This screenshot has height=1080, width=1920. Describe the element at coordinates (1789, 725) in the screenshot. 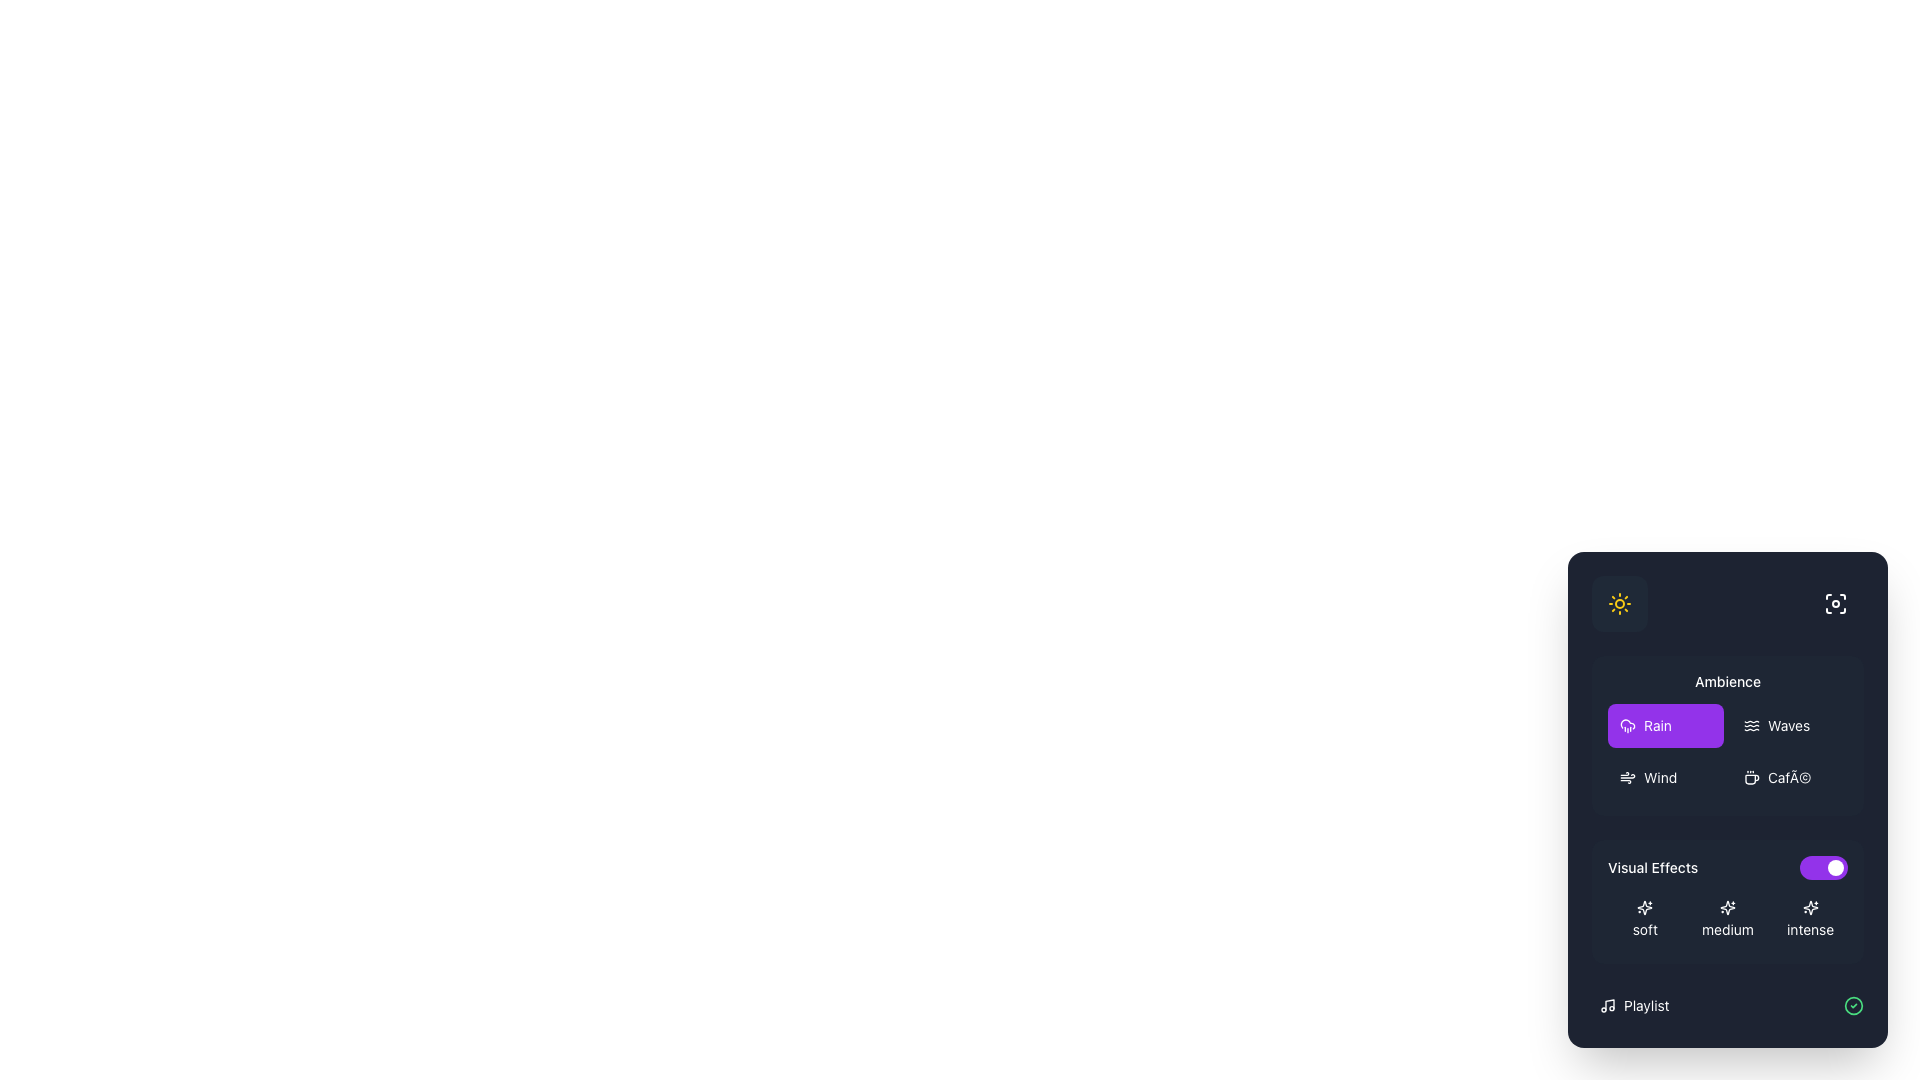

I see `the label containing the text 'Waves', which is styled with a small font size and is positioned in the 'Ambience' section adjacent to a wave icon` at that location.